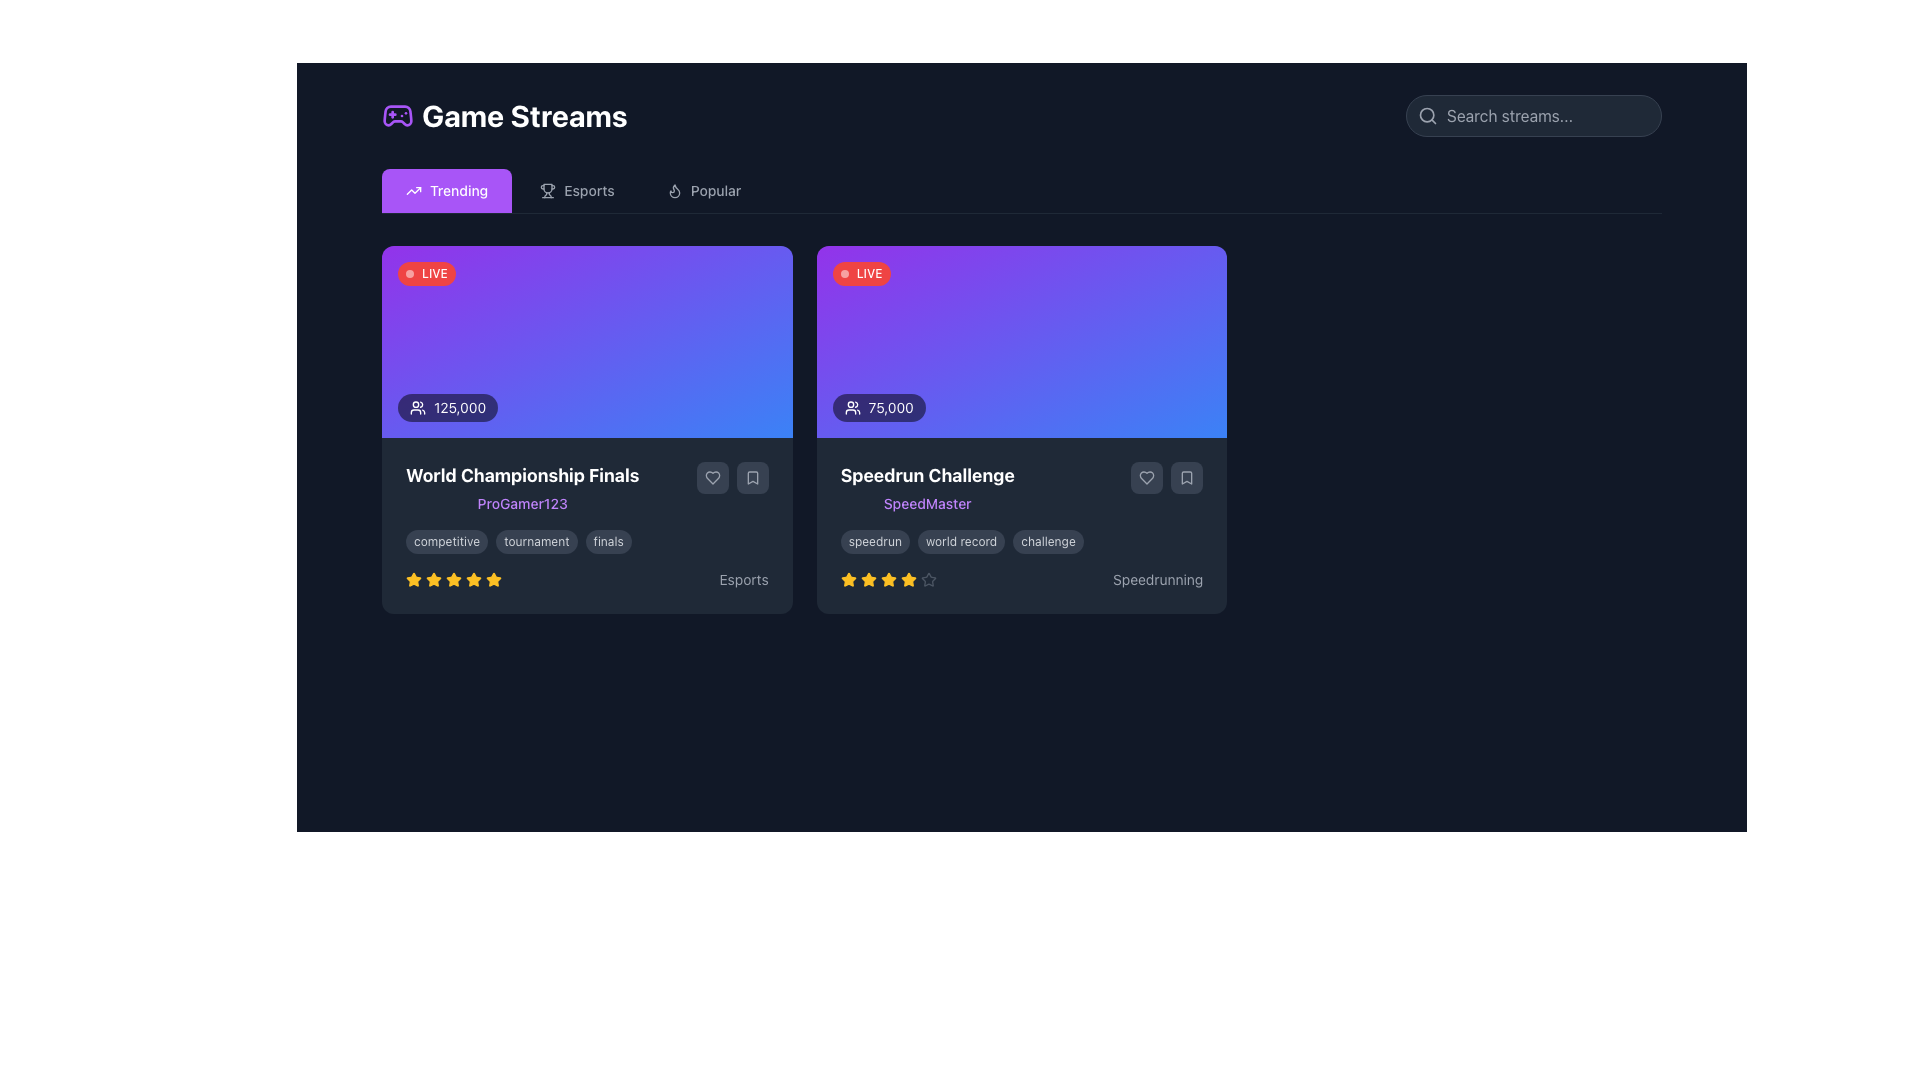 The width and height of the screenshot is (1920, 1080). What do you see at coordinates (868, 579) in the screenshot?
I see `the third star icon in the five-star rating system located under the 'Speedrun Challenge' title to interact or highlight it` at bounding box center [868, 579].